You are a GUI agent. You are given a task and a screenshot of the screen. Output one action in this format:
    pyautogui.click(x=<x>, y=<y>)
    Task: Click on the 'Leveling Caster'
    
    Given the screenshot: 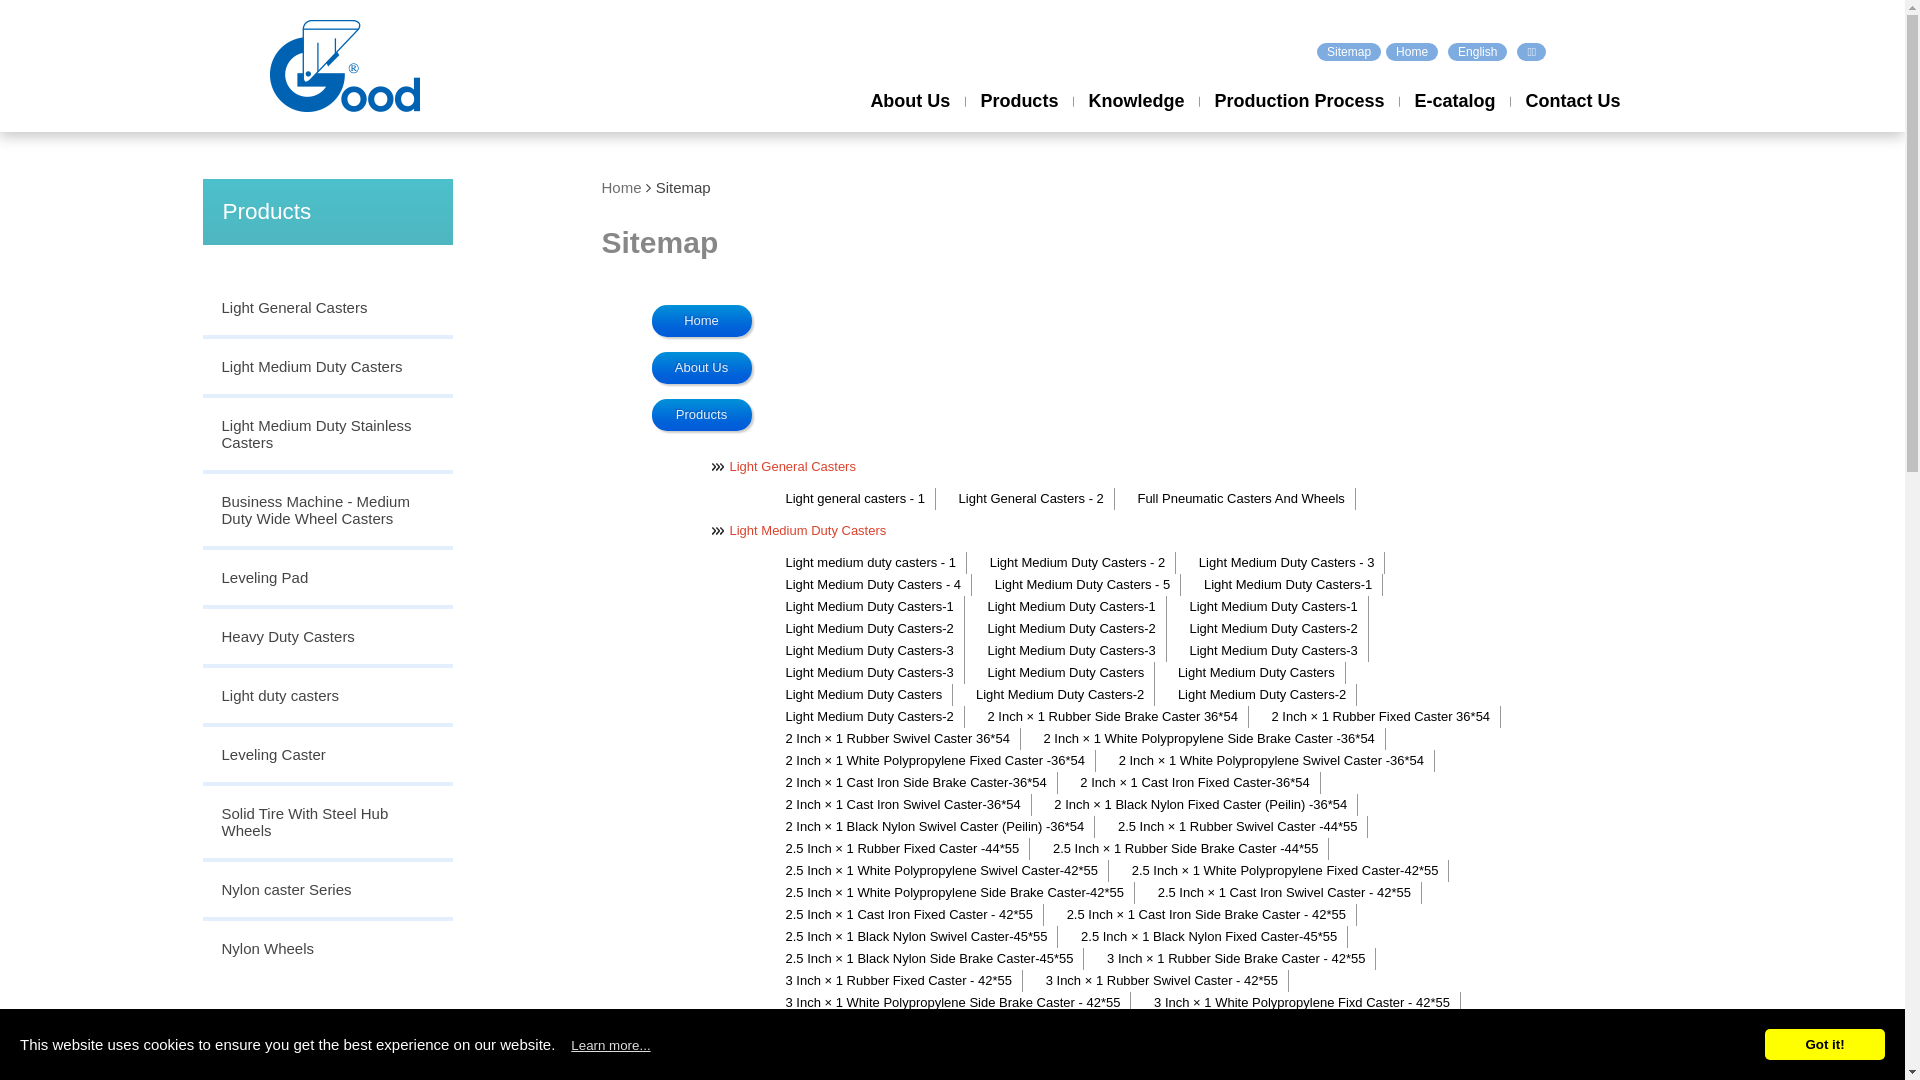 What is the action you would take?
    pyautogui.click(x=326, y=756)
    